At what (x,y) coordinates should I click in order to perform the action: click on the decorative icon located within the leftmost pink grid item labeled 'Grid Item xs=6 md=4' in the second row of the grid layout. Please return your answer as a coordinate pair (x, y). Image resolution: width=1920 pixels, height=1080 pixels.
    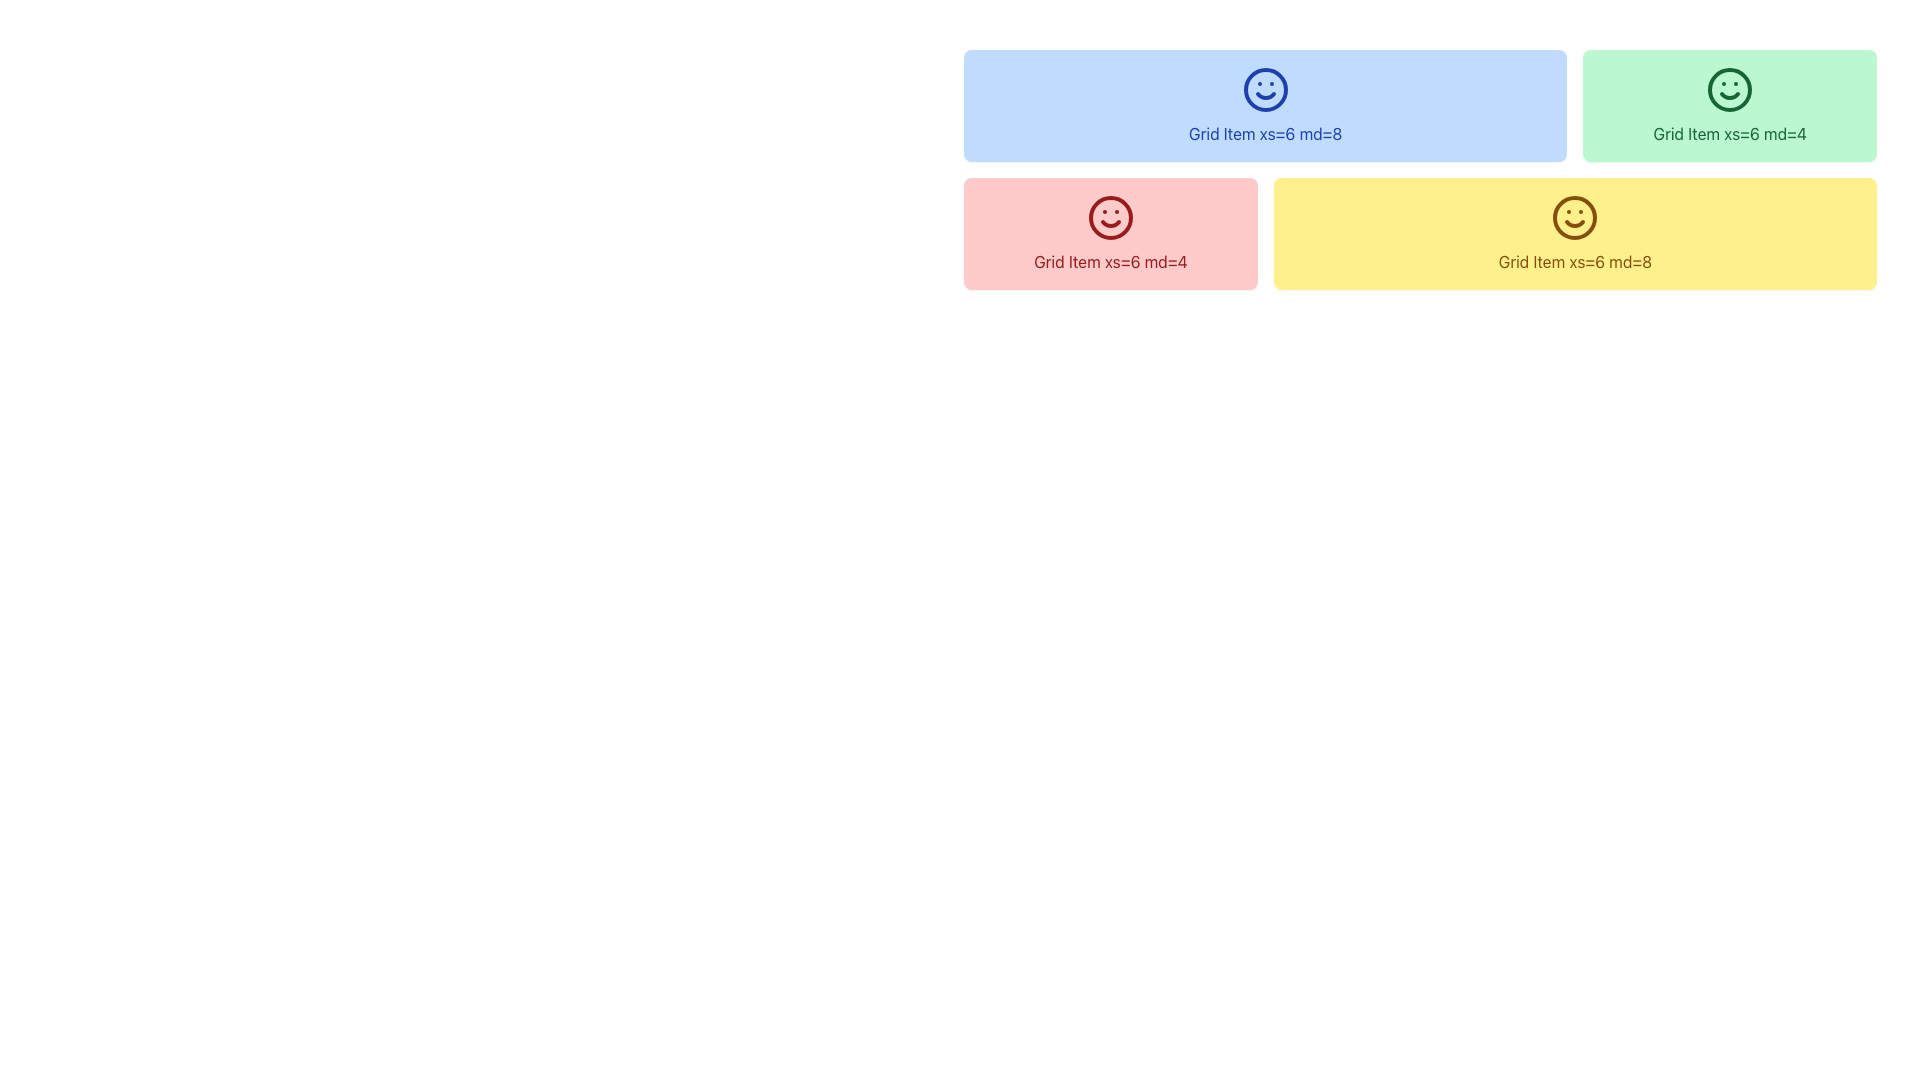
    Looking at the image, I should click on (1109, 218).